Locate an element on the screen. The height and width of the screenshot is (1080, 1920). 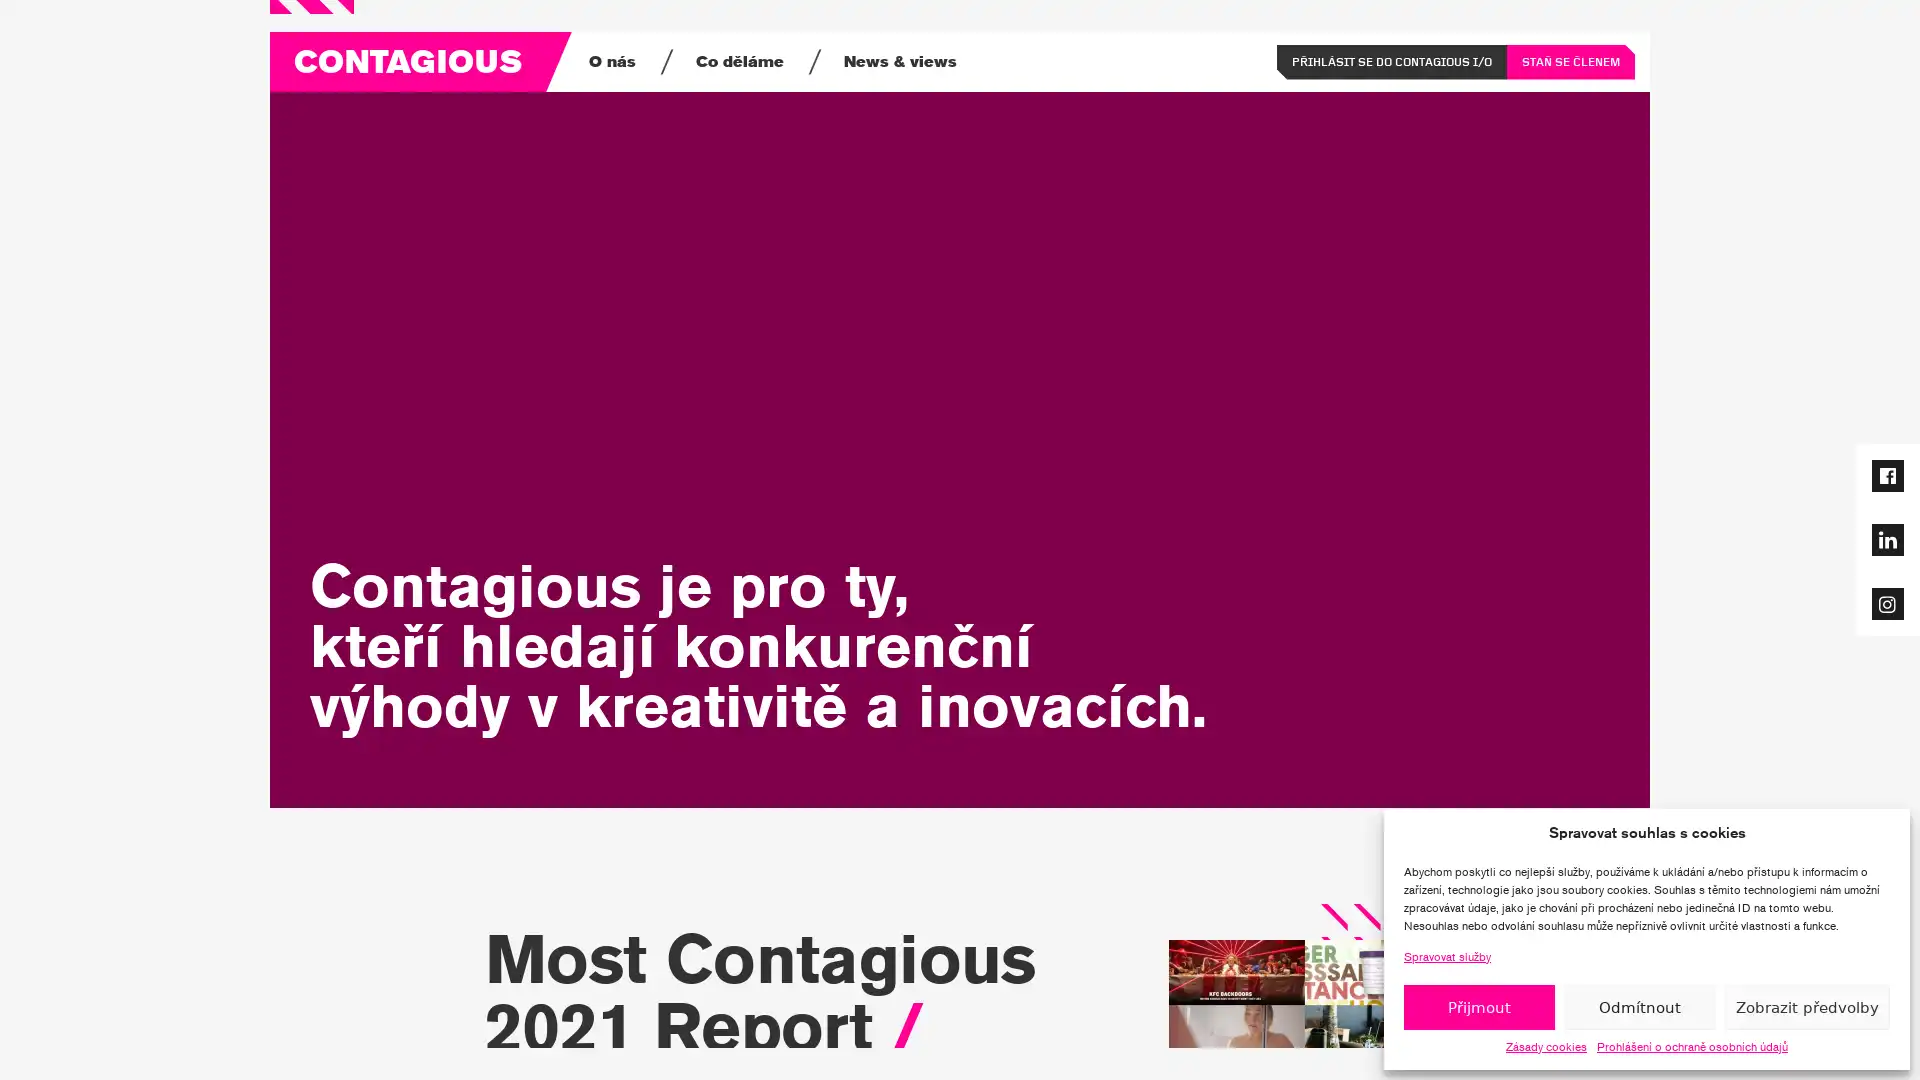
Odmitnout is located at coordinates (1639, 1007).